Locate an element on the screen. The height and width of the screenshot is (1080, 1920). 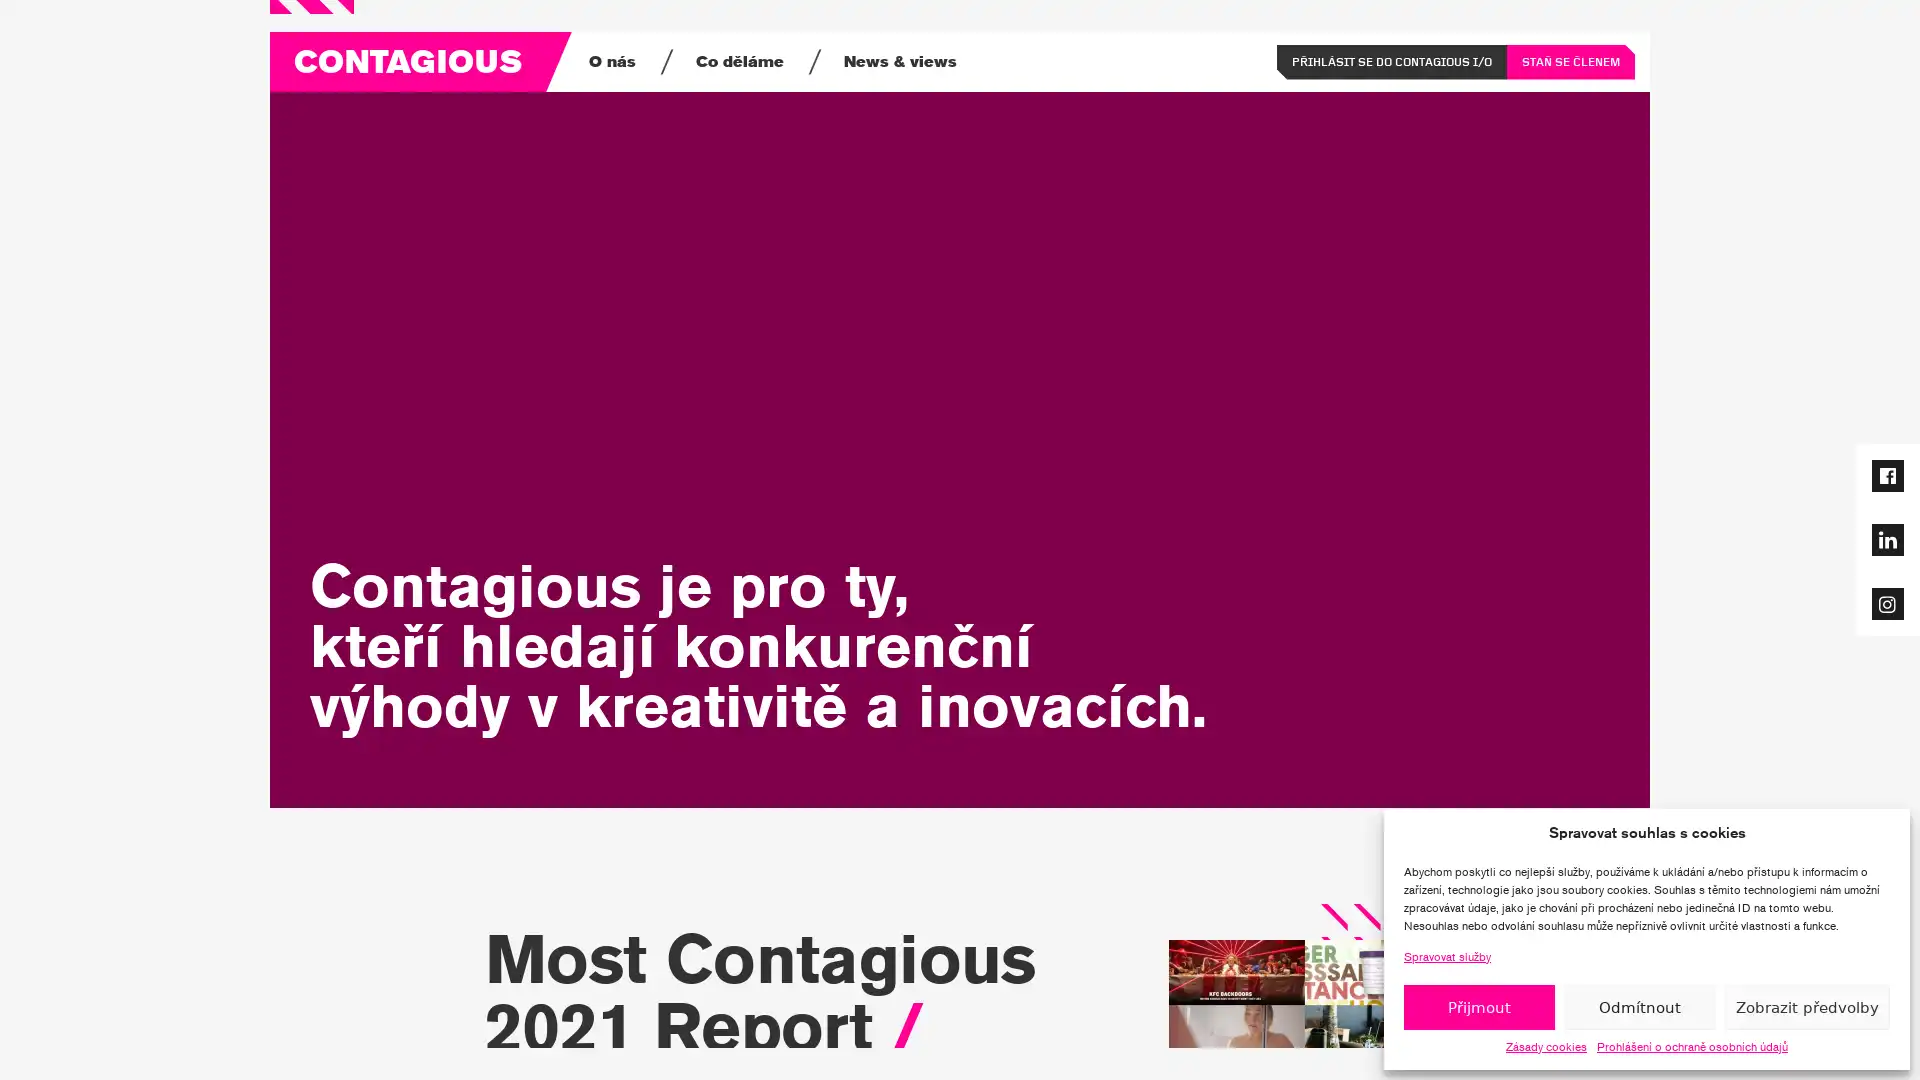
Odmitnout is located at coordinates (1639, 1007).